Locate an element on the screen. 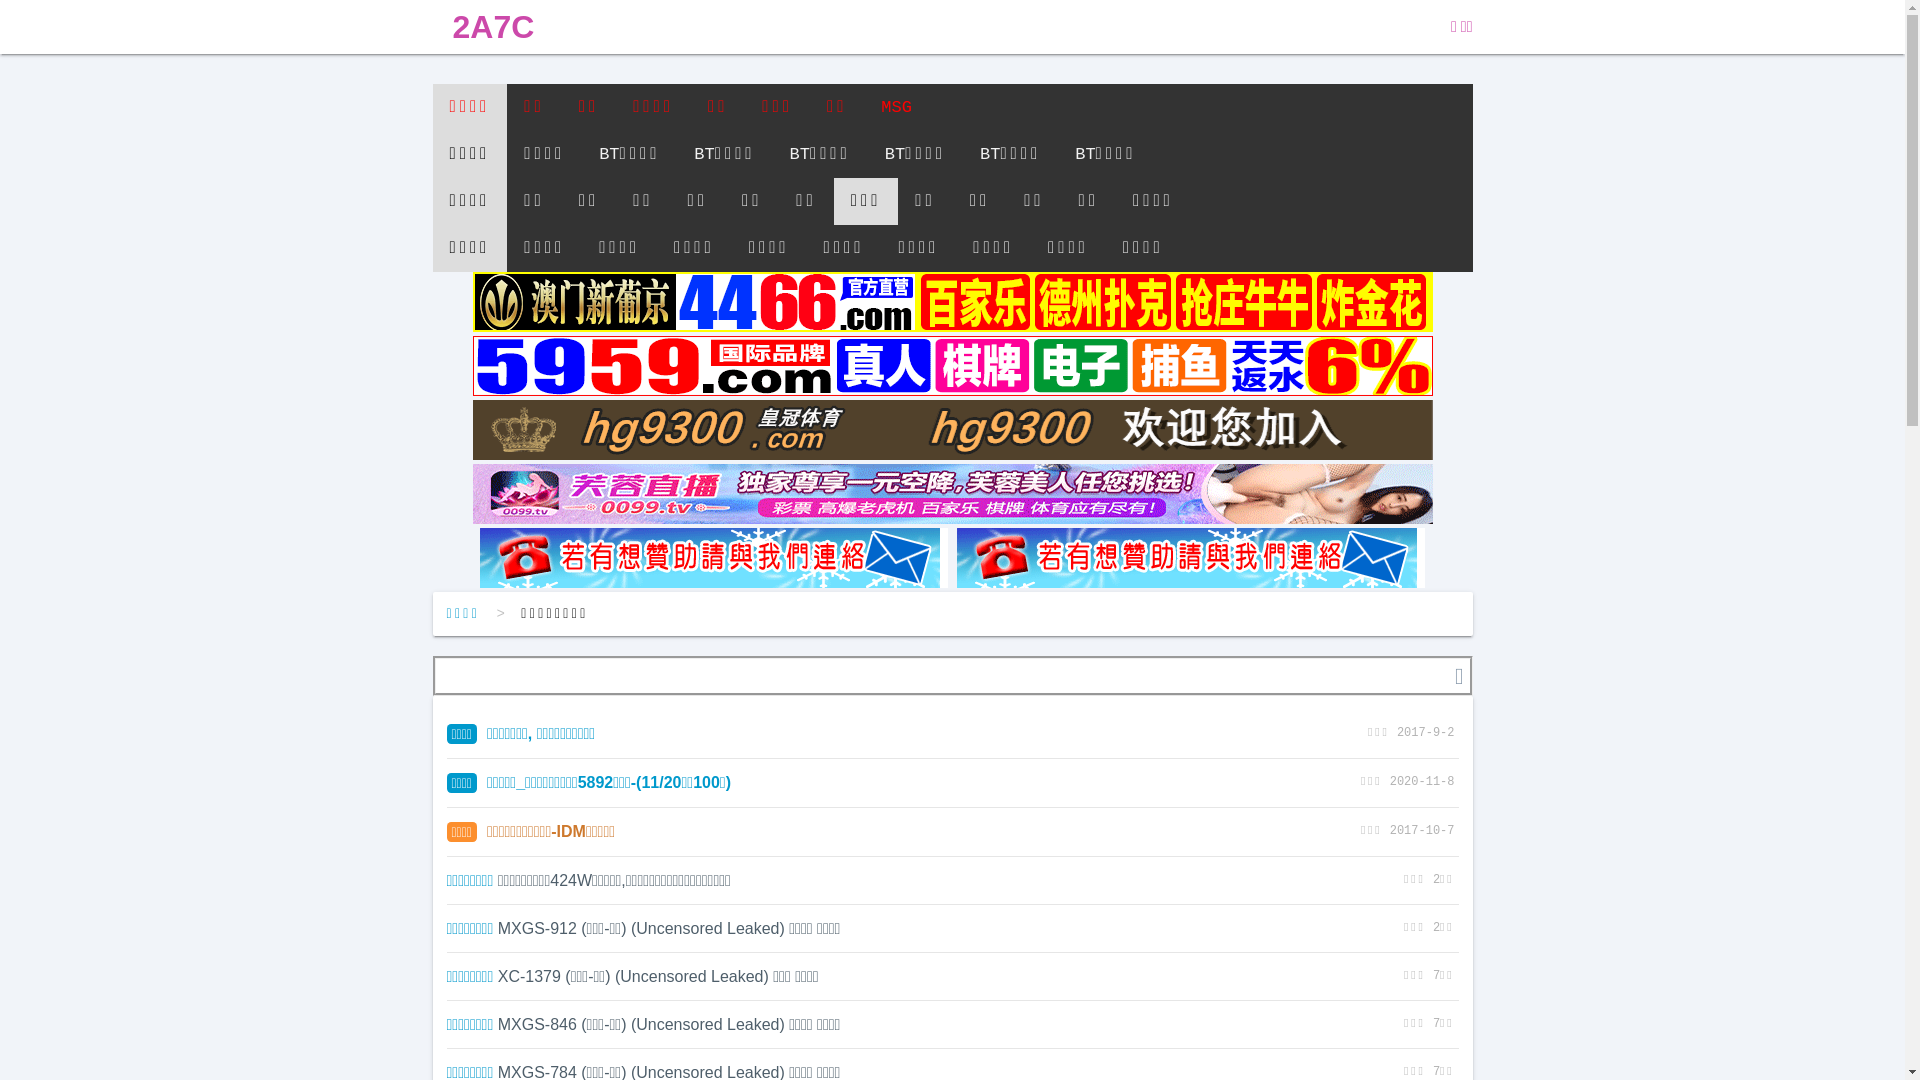 This screenshot has width=1920, height=1080. '2A7C' is located at coordinates (493, 27).